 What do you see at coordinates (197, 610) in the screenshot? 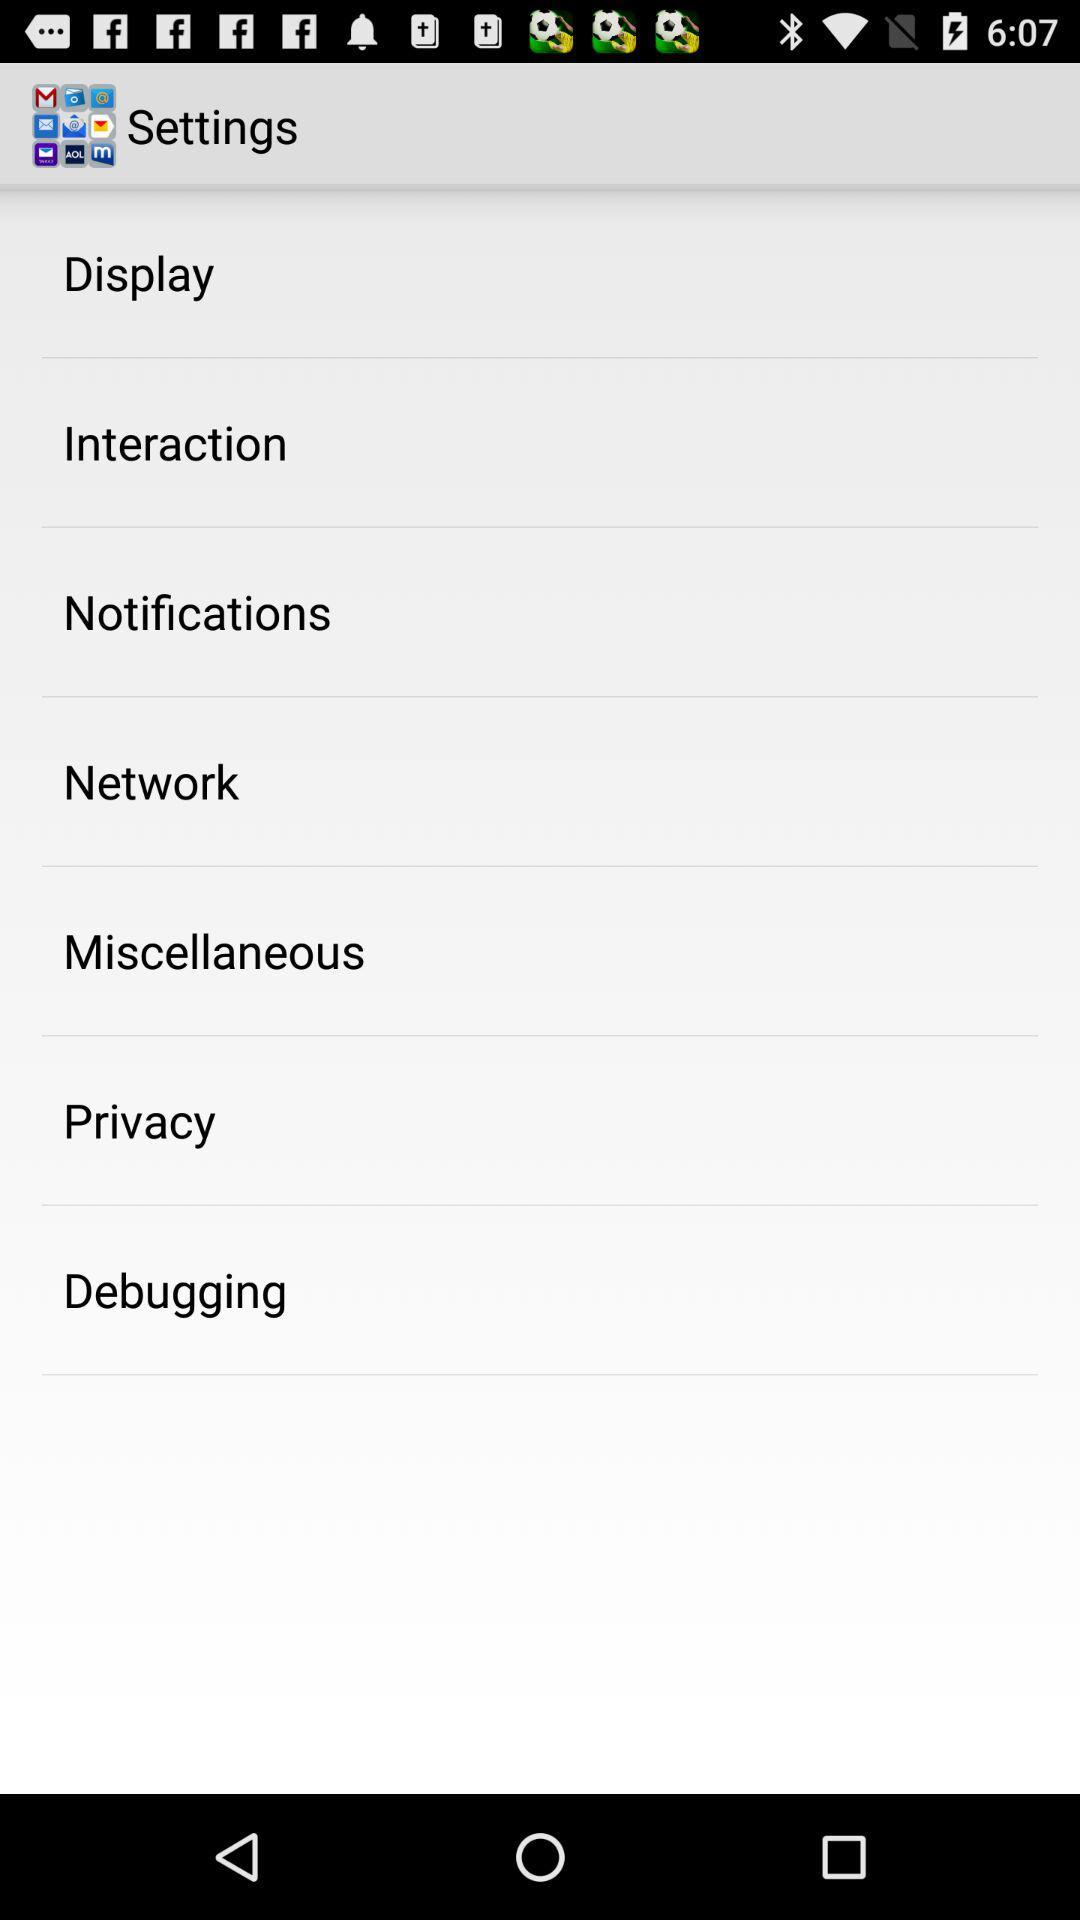
I see `the icon below interaction` at bounding box center [197, 610].